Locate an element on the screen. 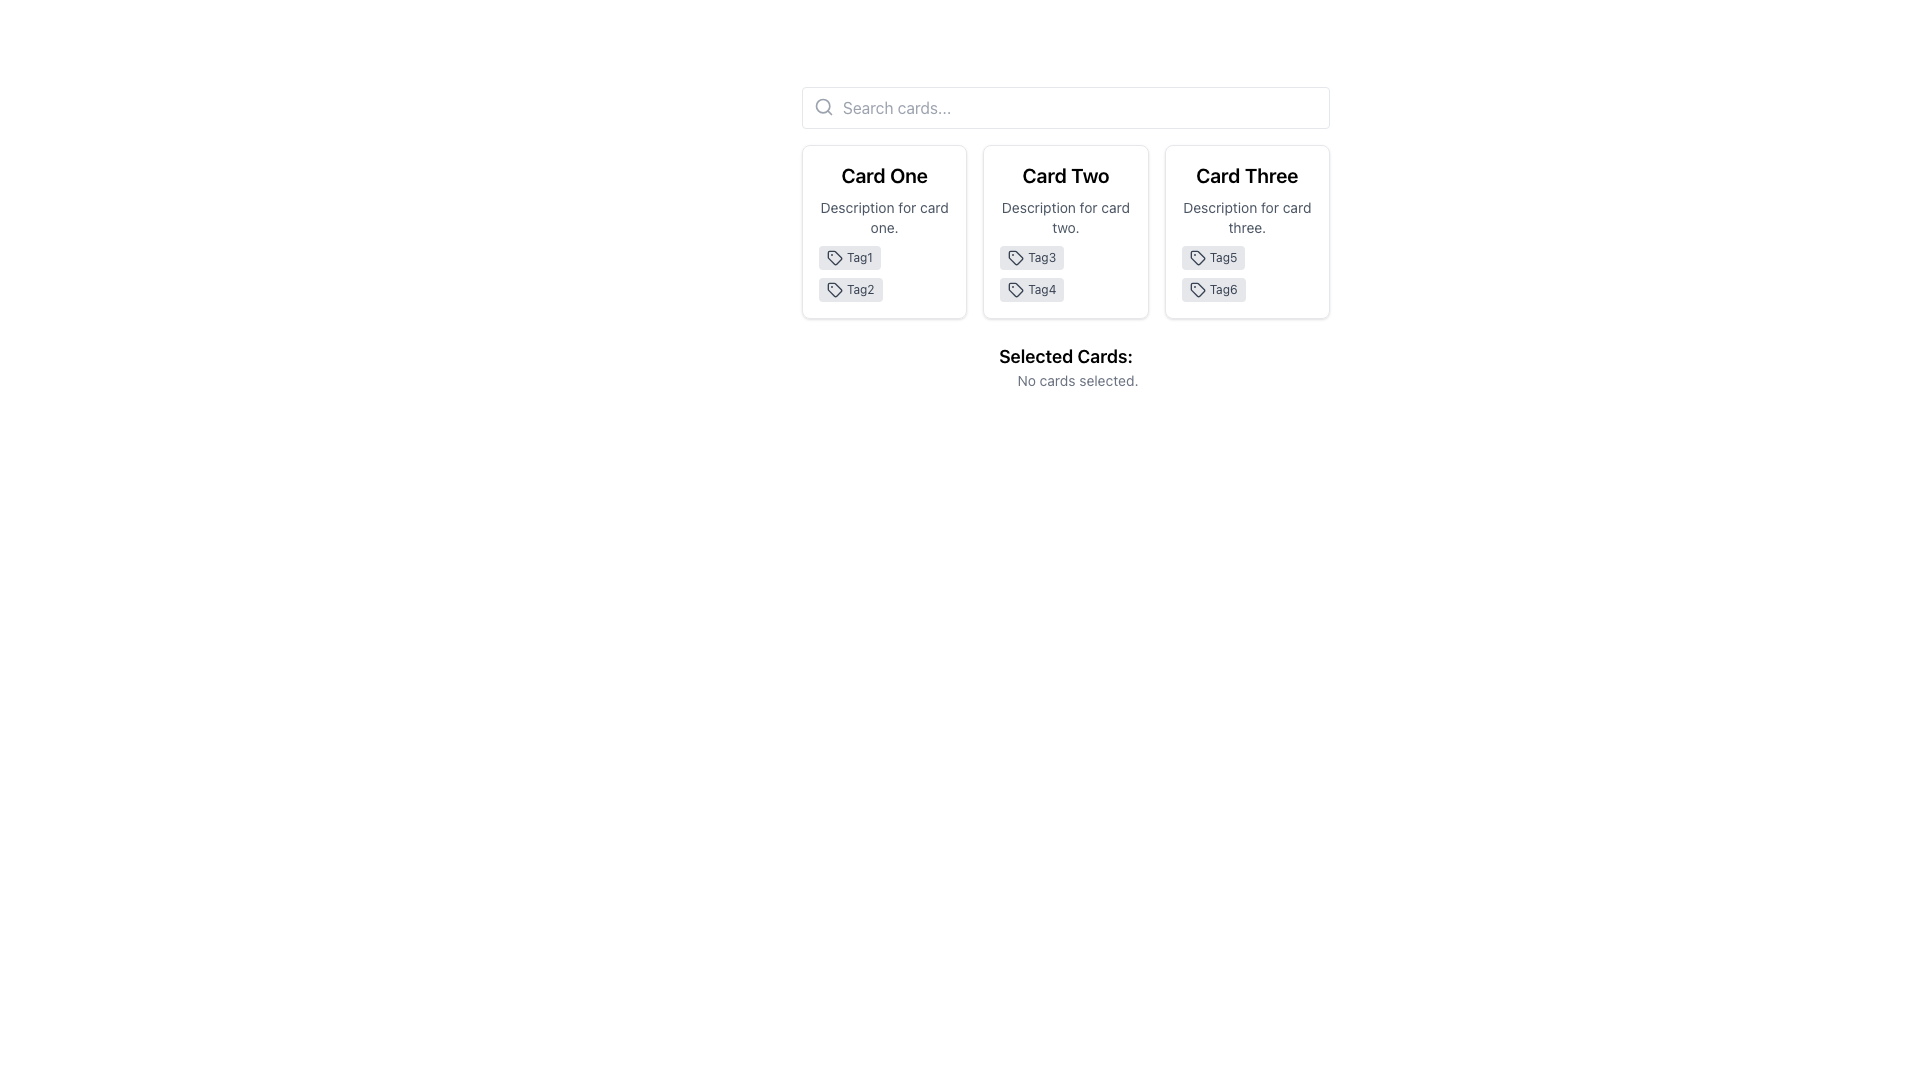  the 'Tag4' icon located within the second card of the horizontal card deck, specifically associated with 'Card Two' is located at coordinates (1016, 289).